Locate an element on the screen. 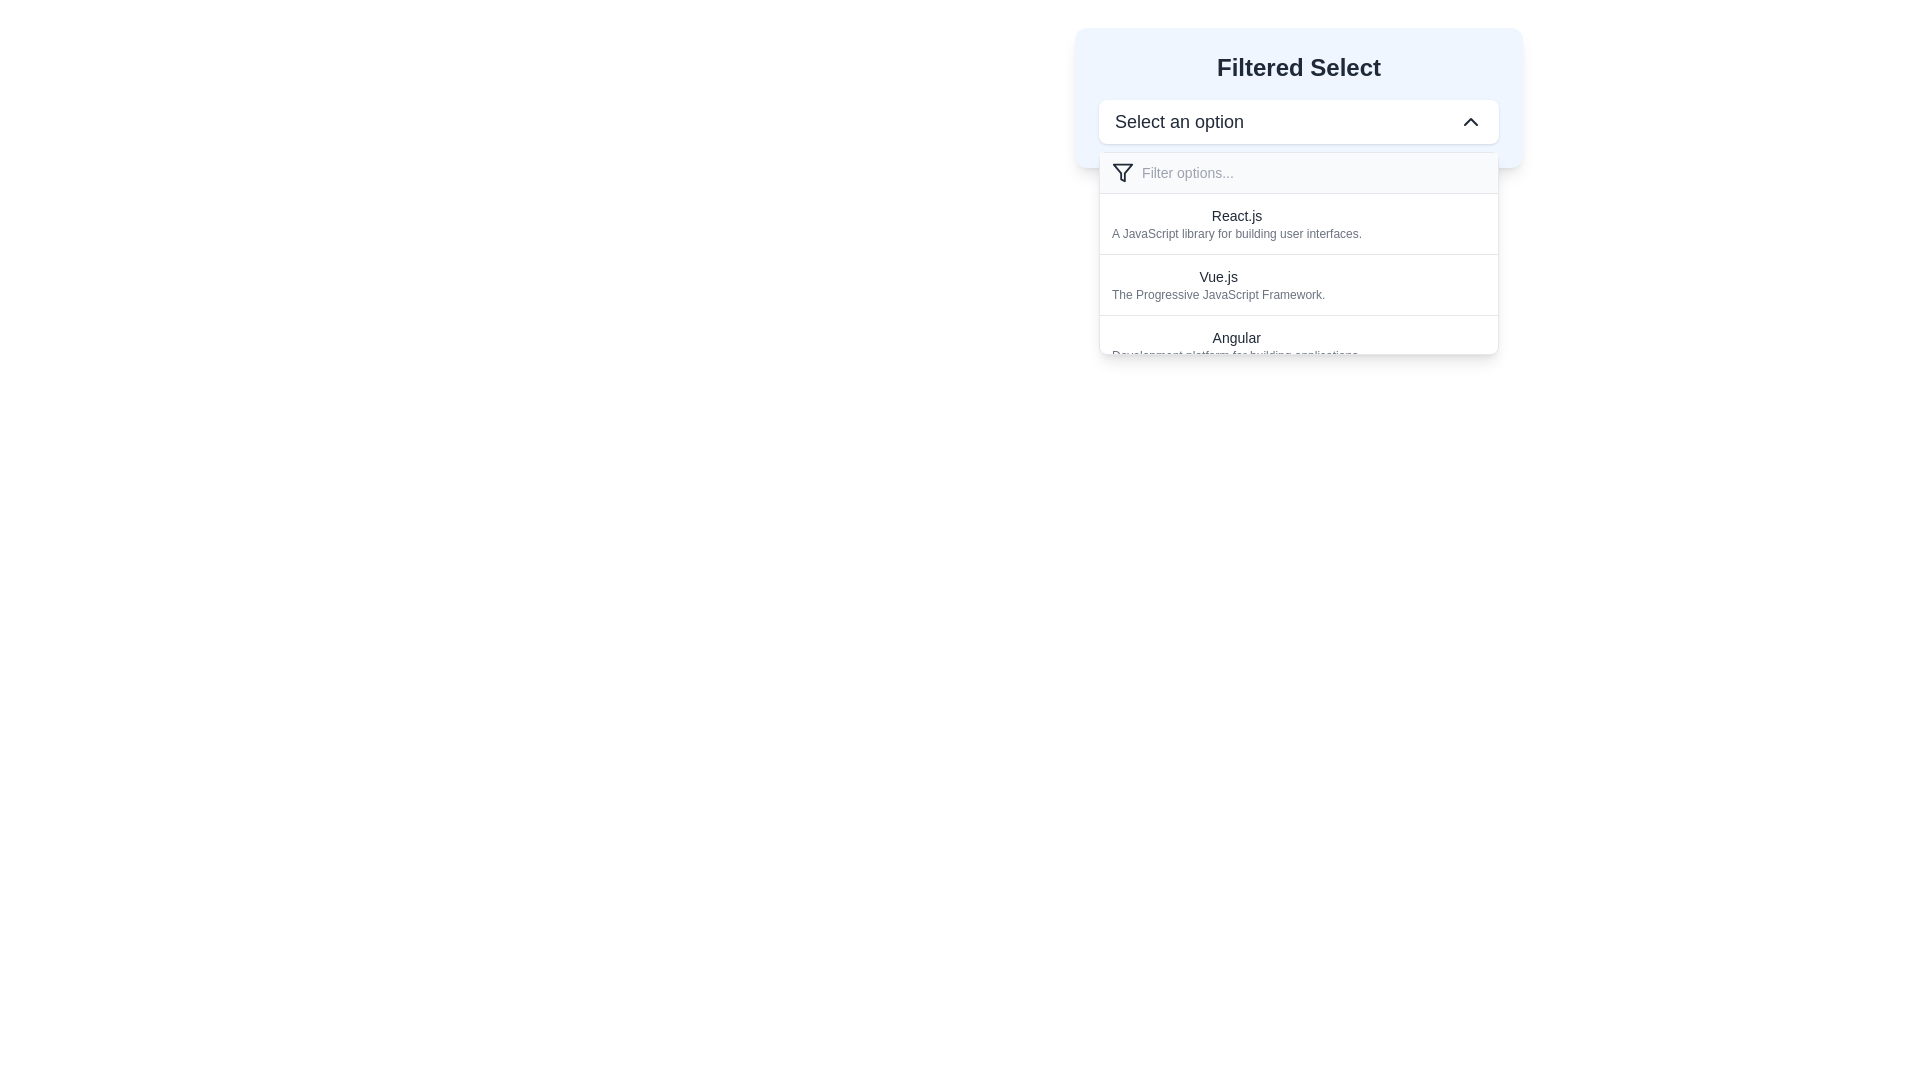 This screenshot has width=1920, height=1080. the downward chevron arrow icon located at the right edge of the 'Select an option' button for visual feedback is located at coordinates (1470, 122).